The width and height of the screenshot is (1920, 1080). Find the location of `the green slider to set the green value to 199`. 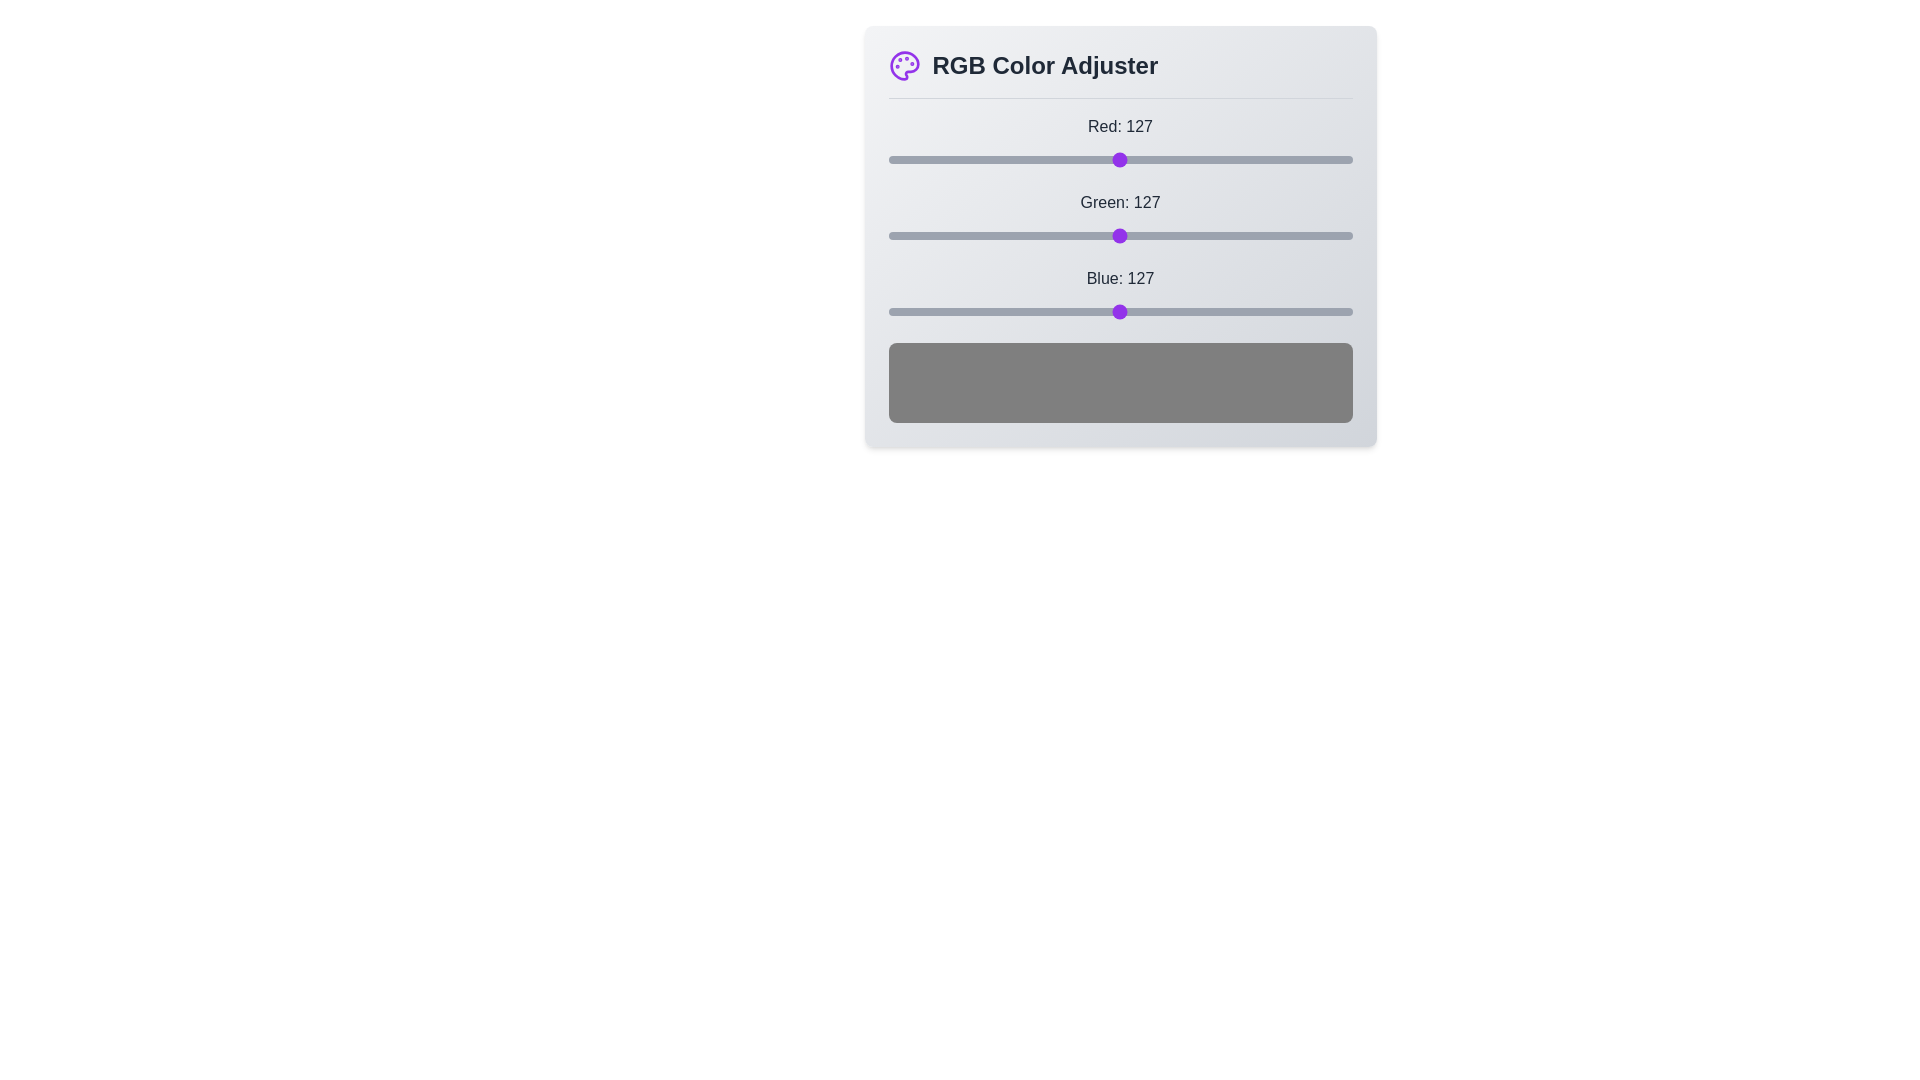

the green slider to set the green value to 199 is located at coordinates (1249, 234).